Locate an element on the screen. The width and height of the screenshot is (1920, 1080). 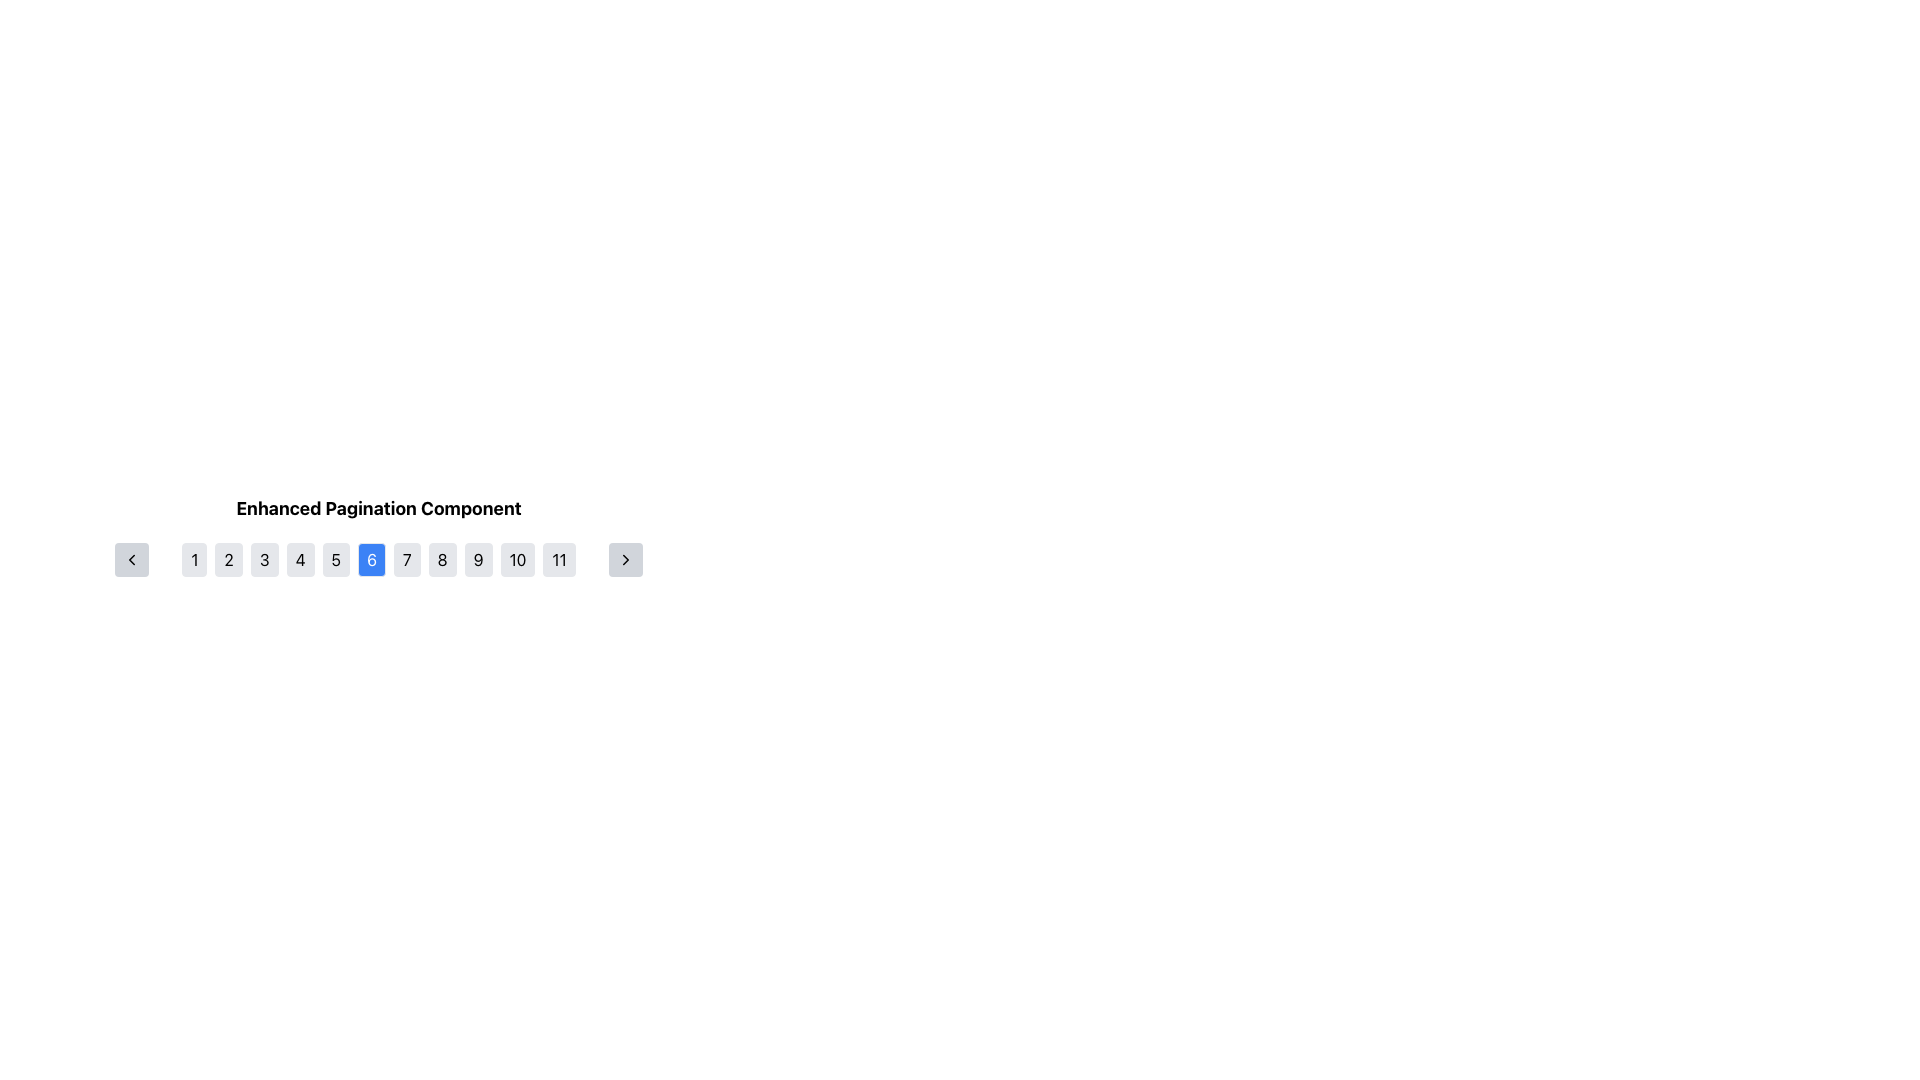
the chevron icon located in the first pagination button to trigger hover effects is located at coordinates (131, 559).